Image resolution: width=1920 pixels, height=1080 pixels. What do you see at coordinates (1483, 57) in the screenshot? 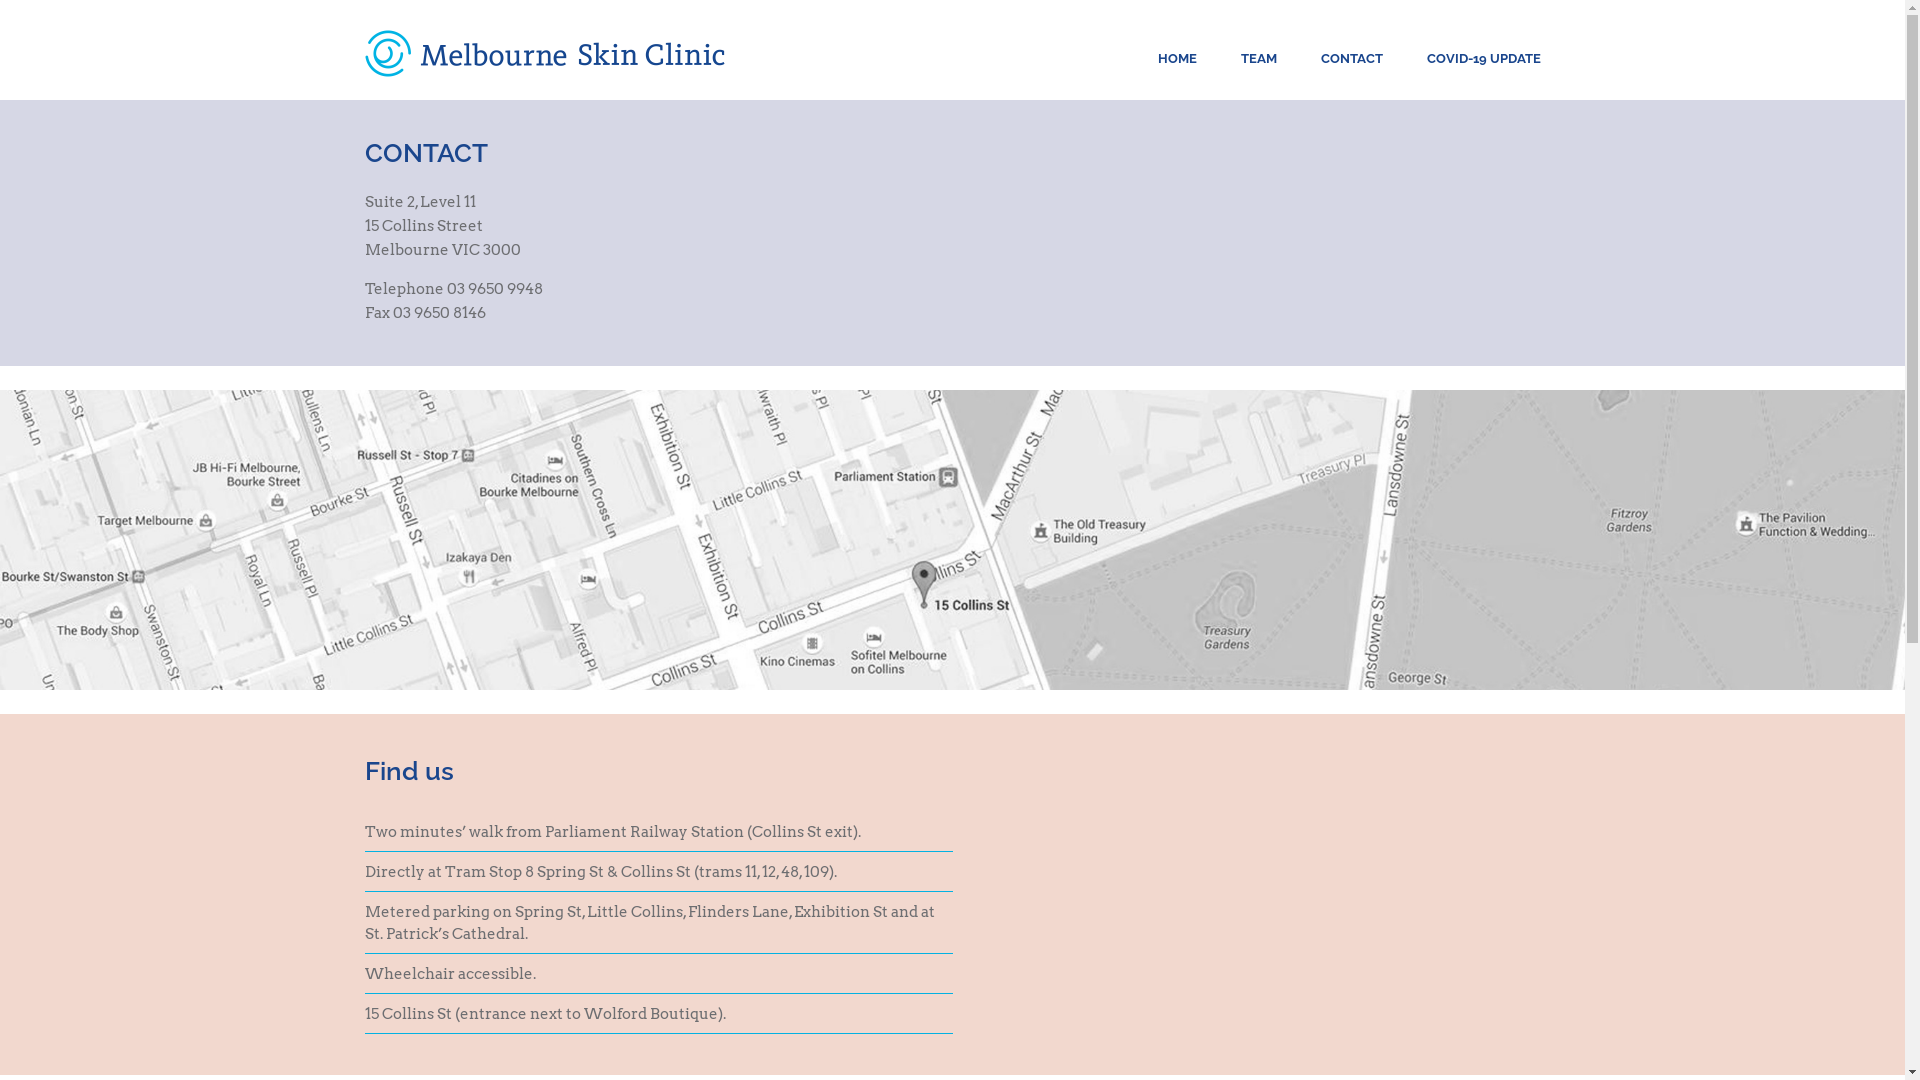
I see `'COVID-19 UPDATE'` at bounding box center [1483, 57].